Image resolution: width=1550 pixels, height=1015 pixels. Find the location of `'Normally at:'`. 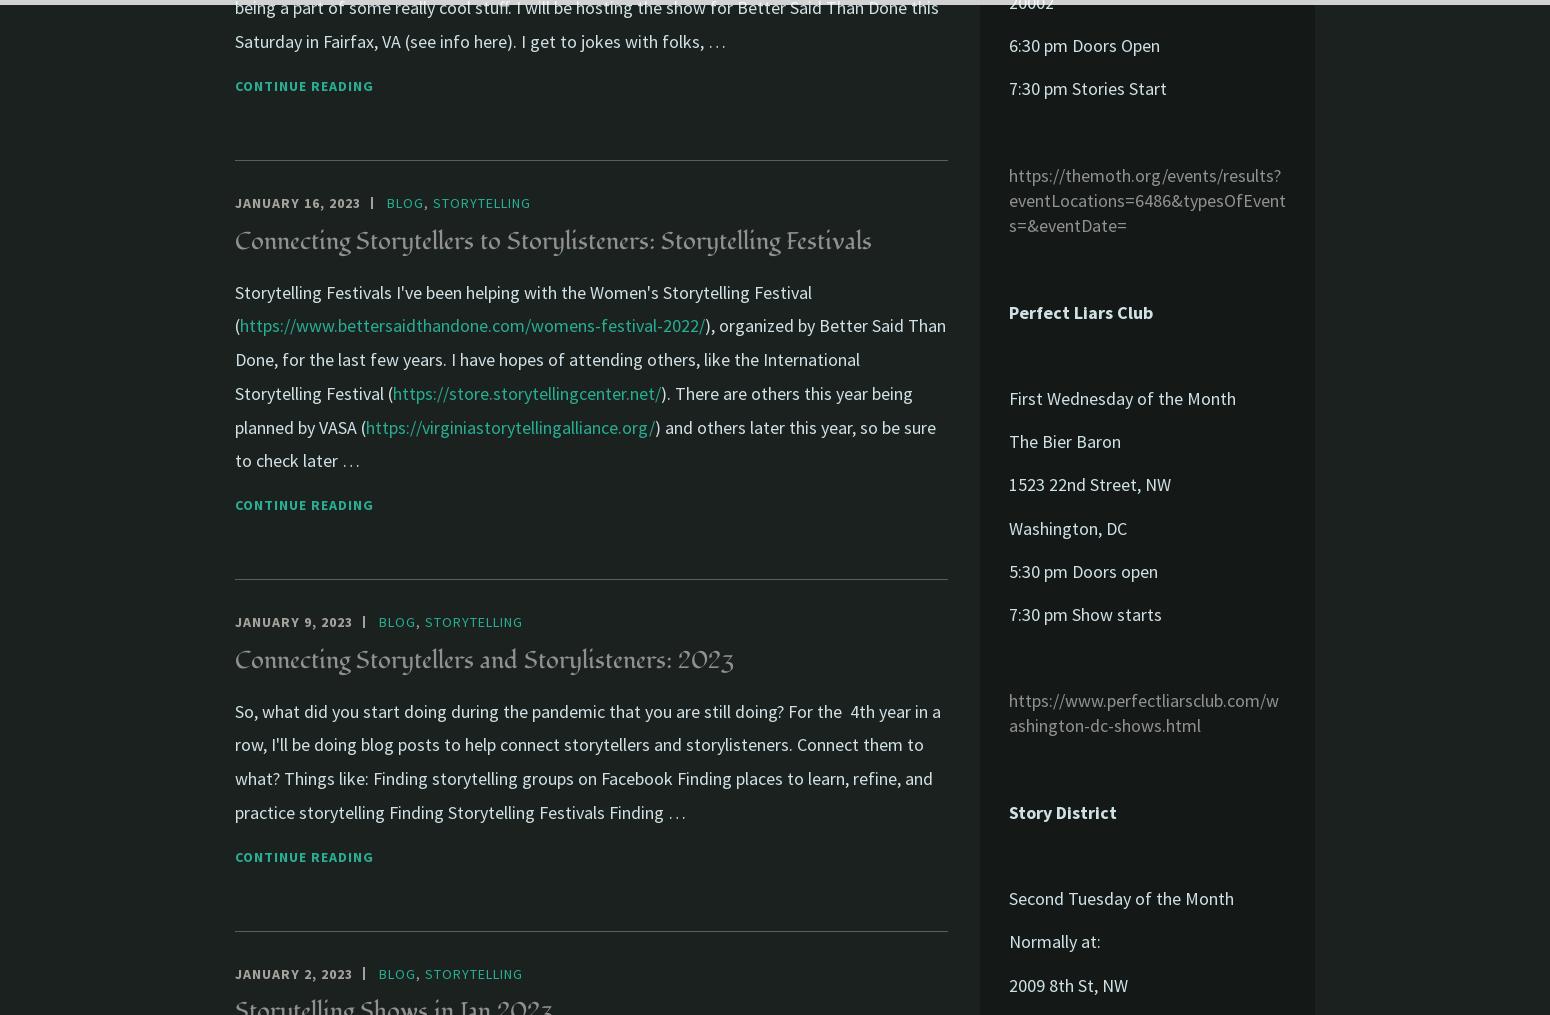

'Normally at:' is located at coordinates (1054, 940).